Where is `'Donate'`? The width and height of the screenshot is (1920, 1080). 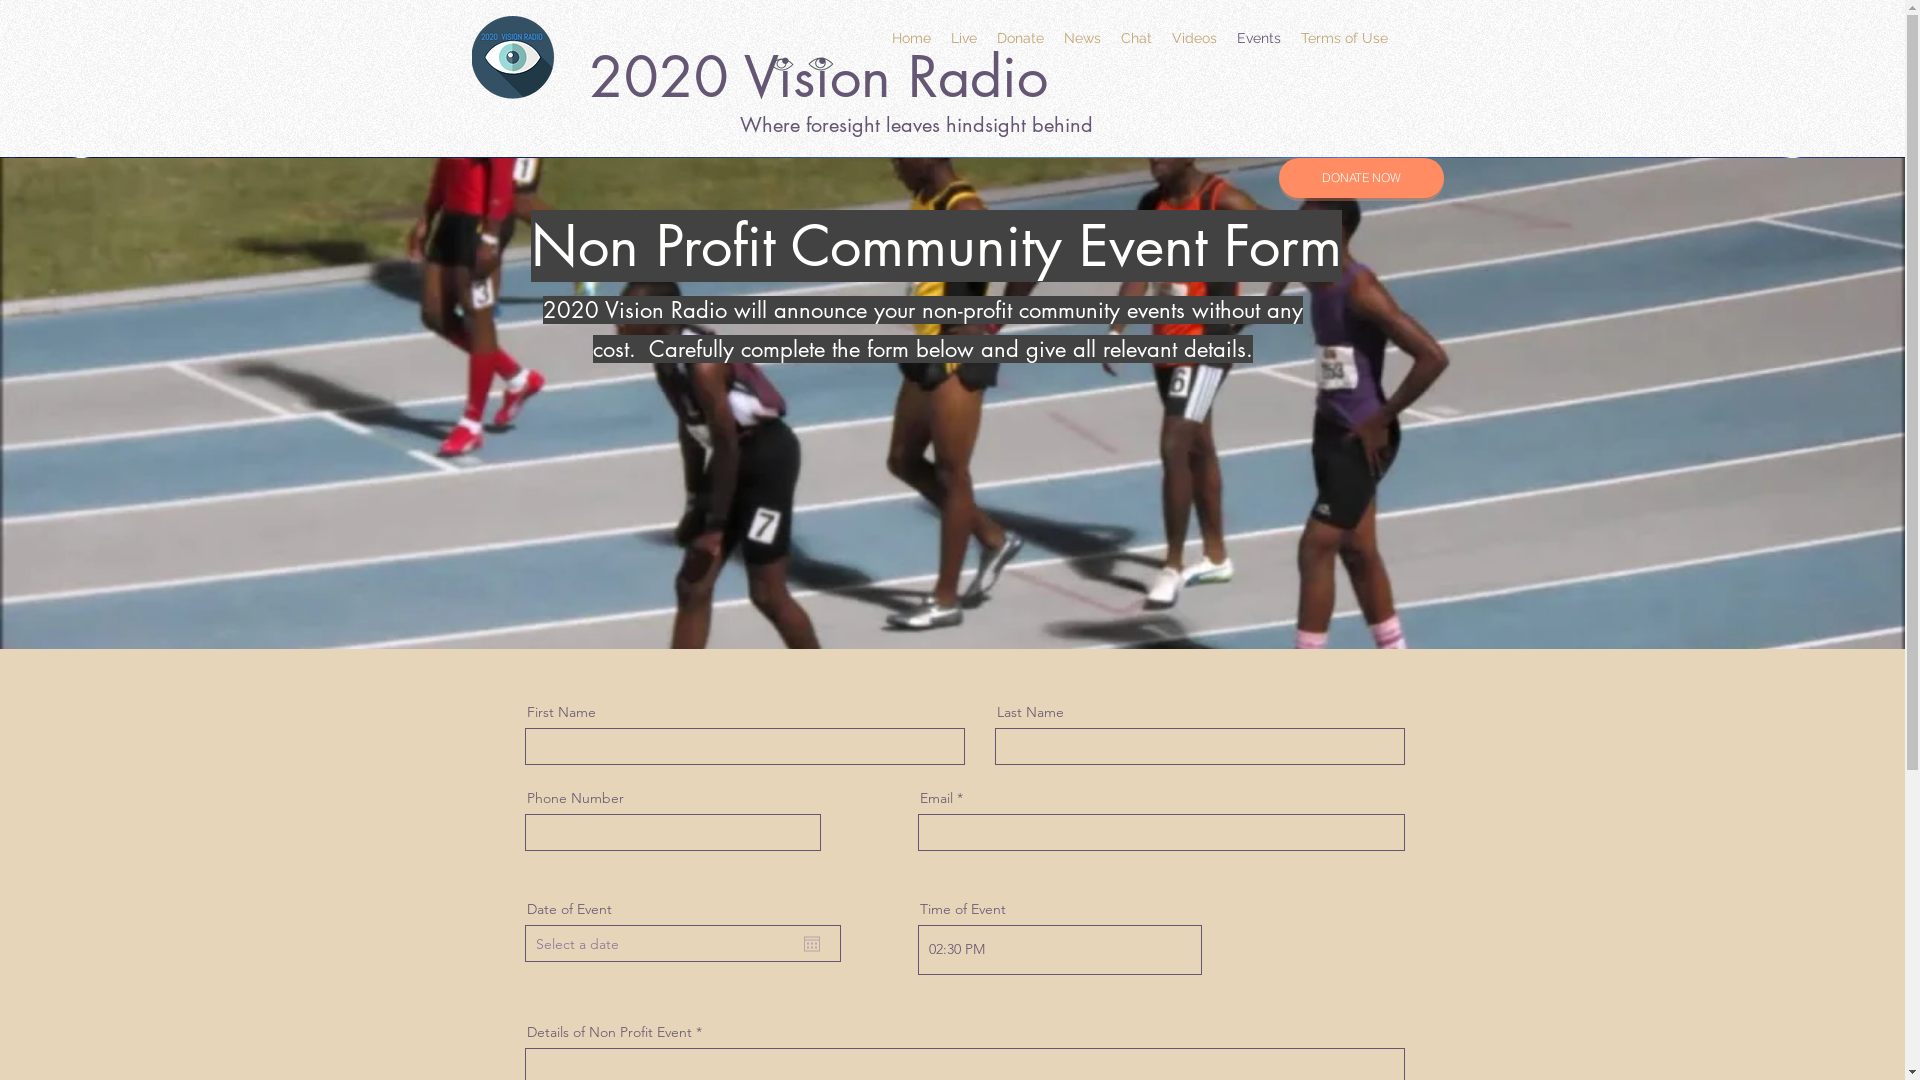 'Donate' is located at coordinates (1019, 38).